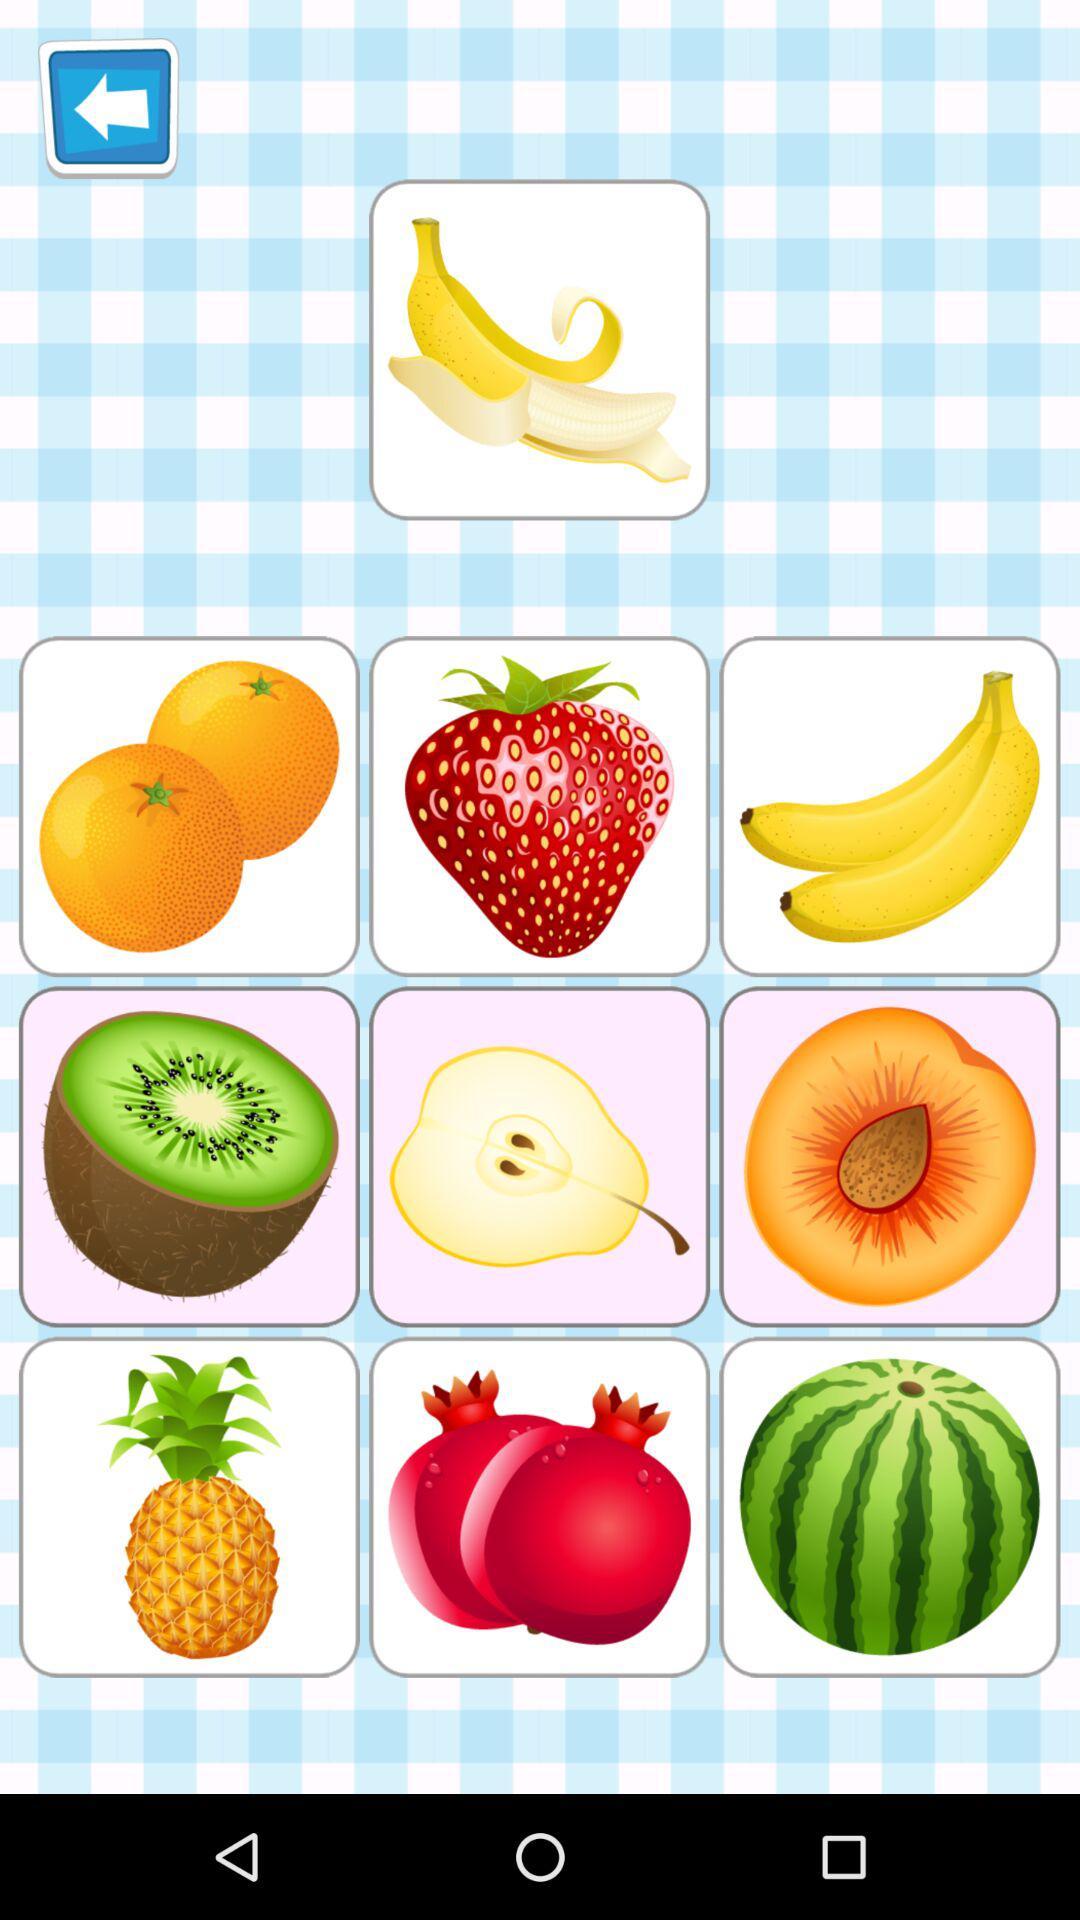  Describe the element at coordinates (538, 349) in the screenshot. I see `image` at that location.